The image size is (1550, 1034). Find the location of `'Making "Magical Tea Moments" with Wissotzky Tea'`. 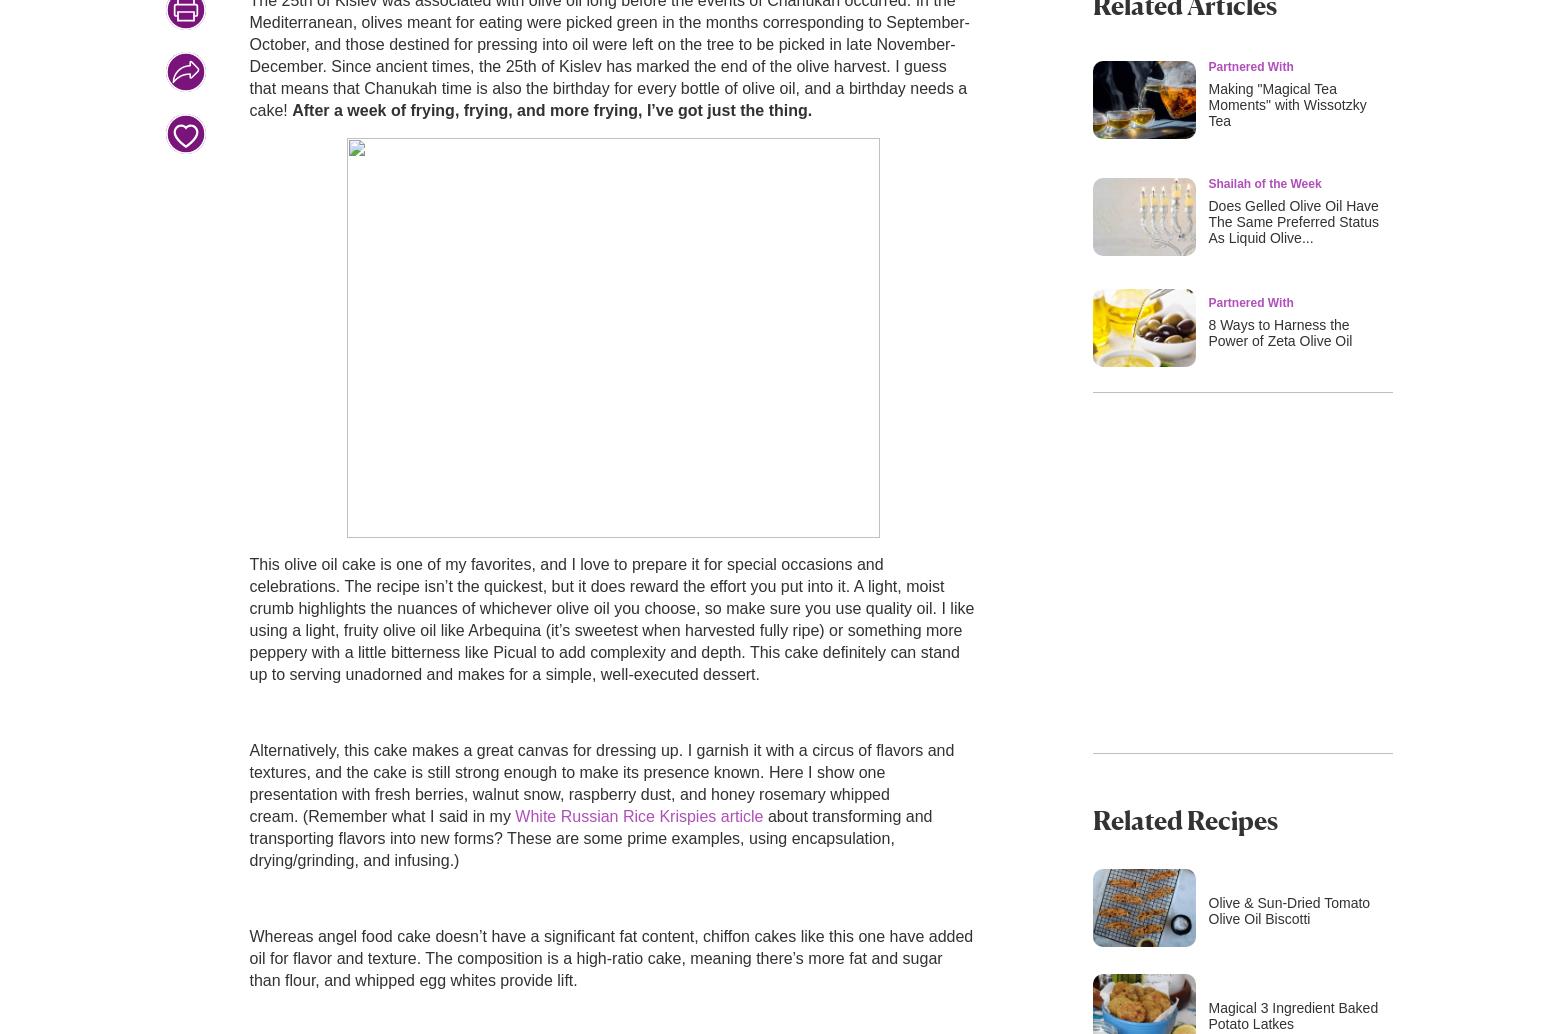

'Making "Magical Tea Moments" with Wissotzky Tea' is located at coordinates (1285, 104).